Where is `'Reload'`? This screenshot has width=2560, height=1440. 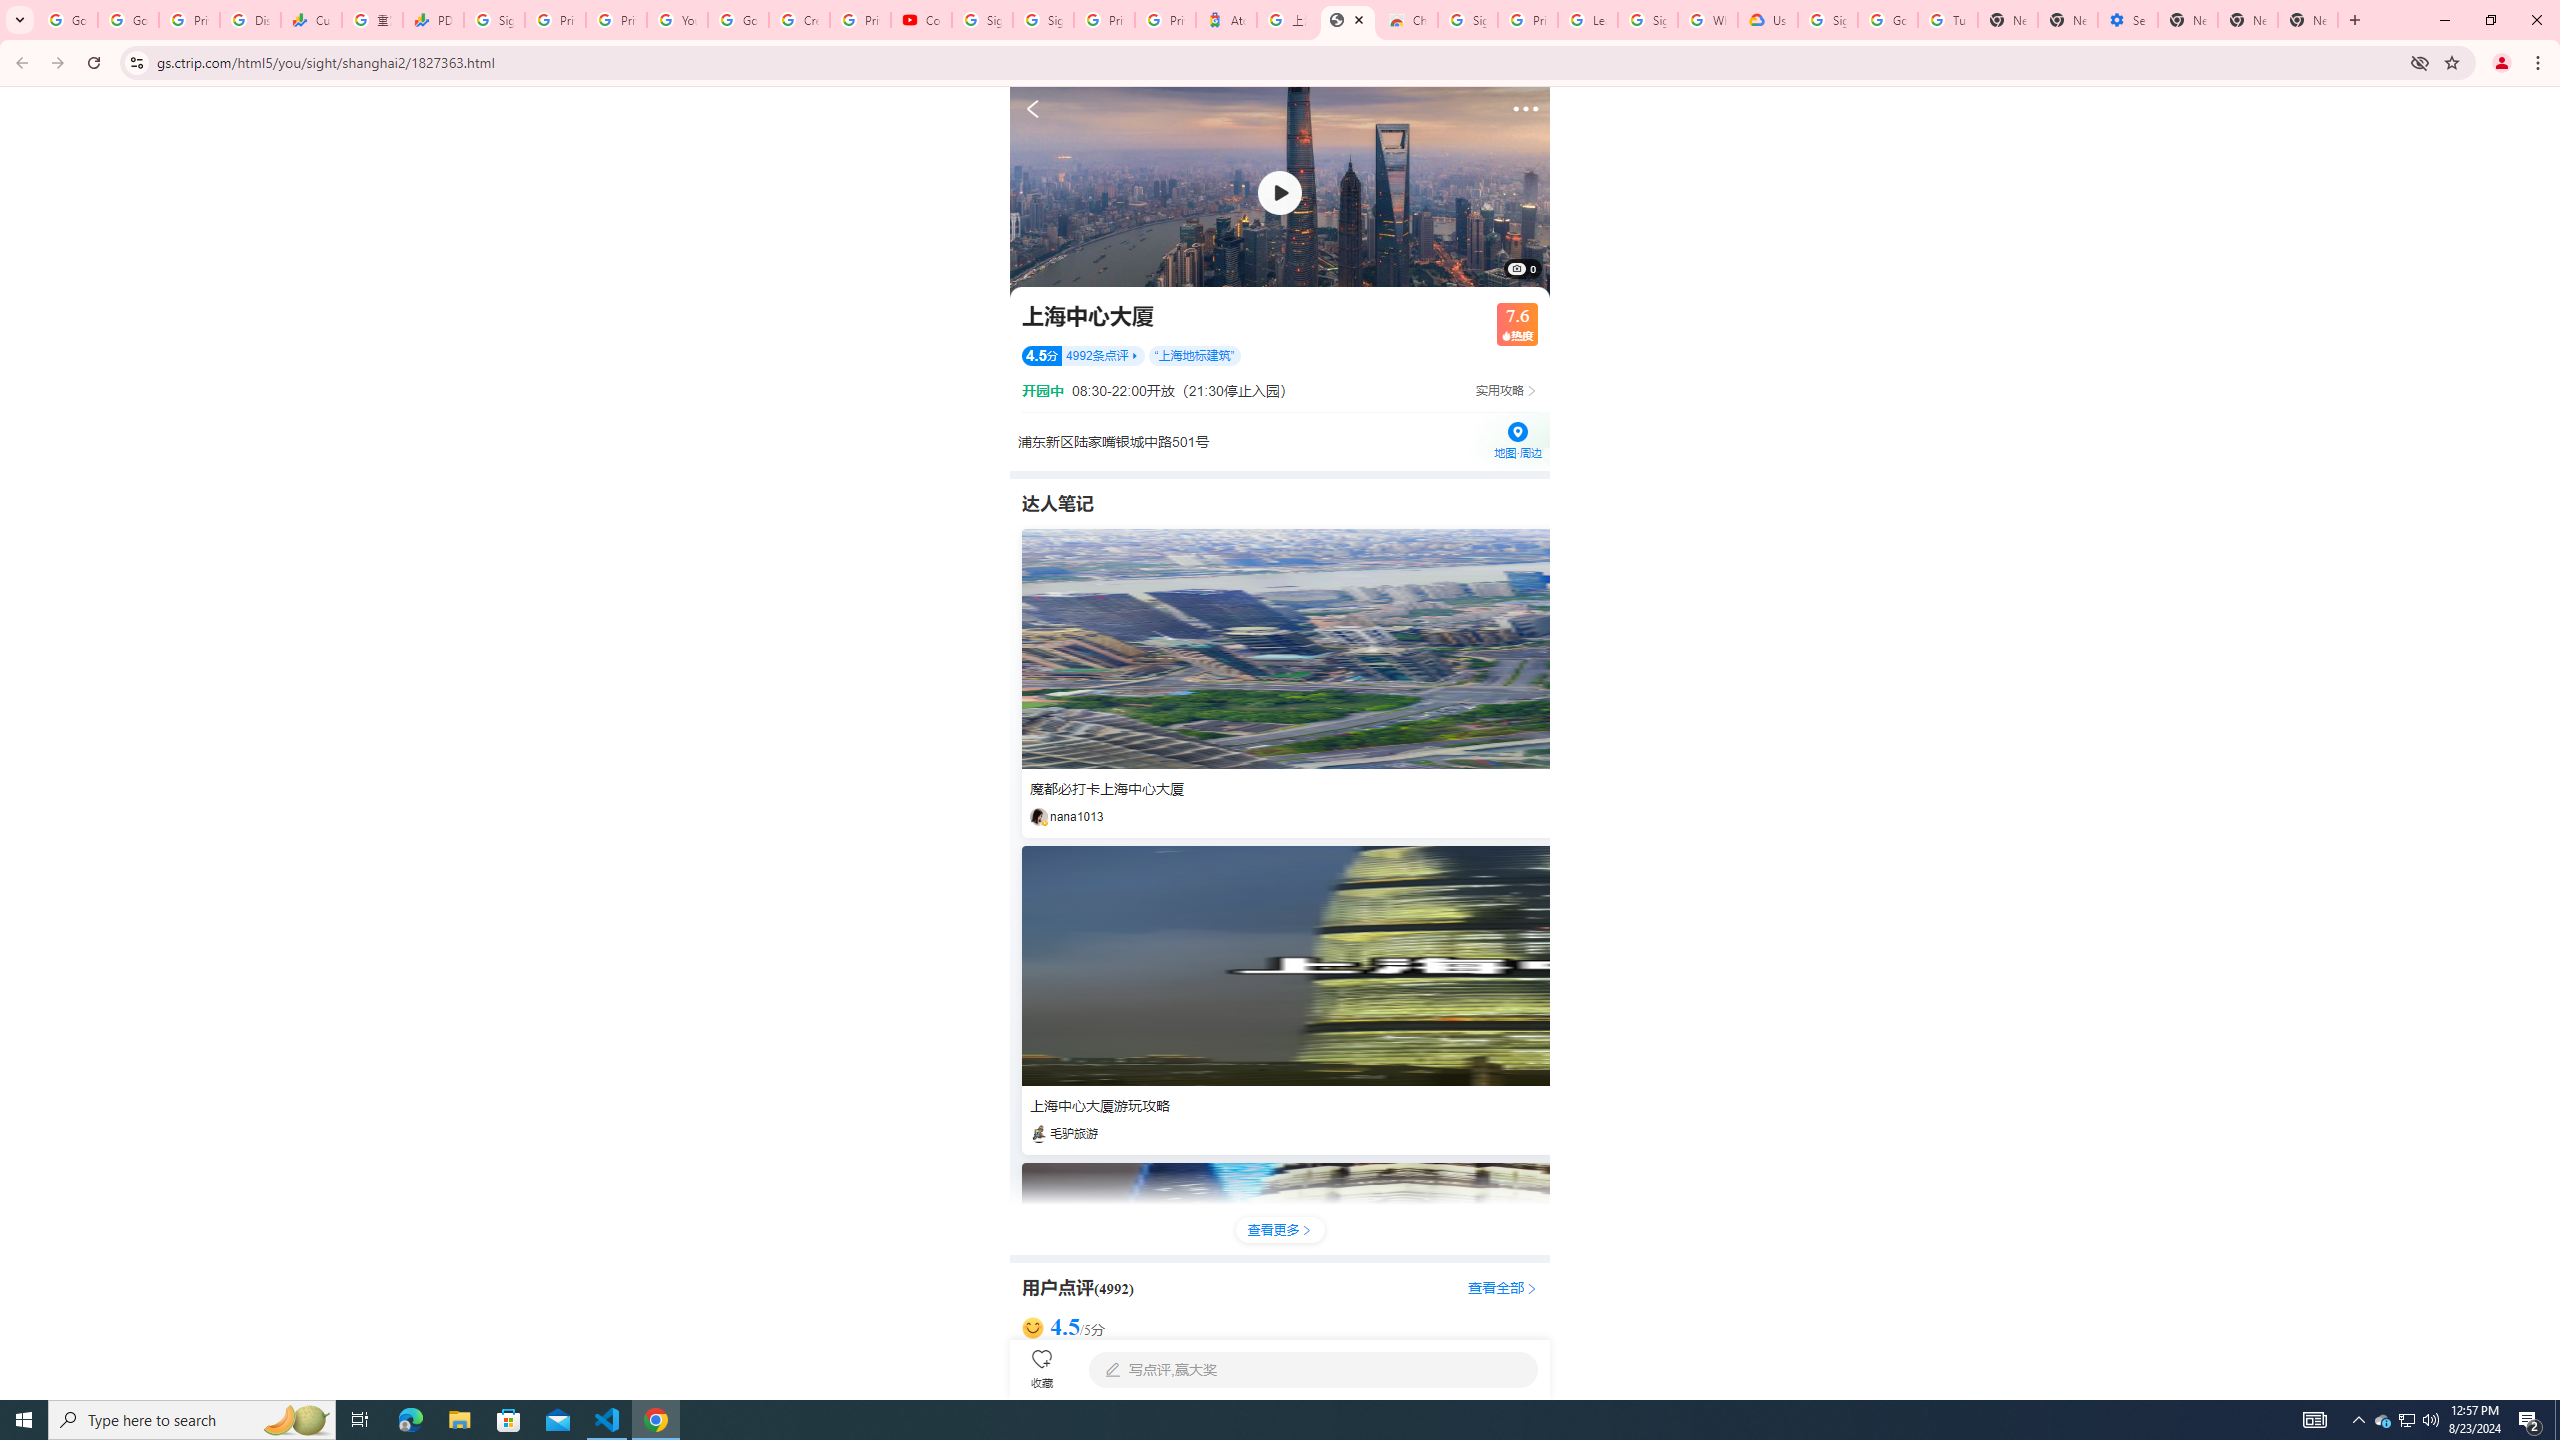 'Reload' is located at coordinates (93, 62).